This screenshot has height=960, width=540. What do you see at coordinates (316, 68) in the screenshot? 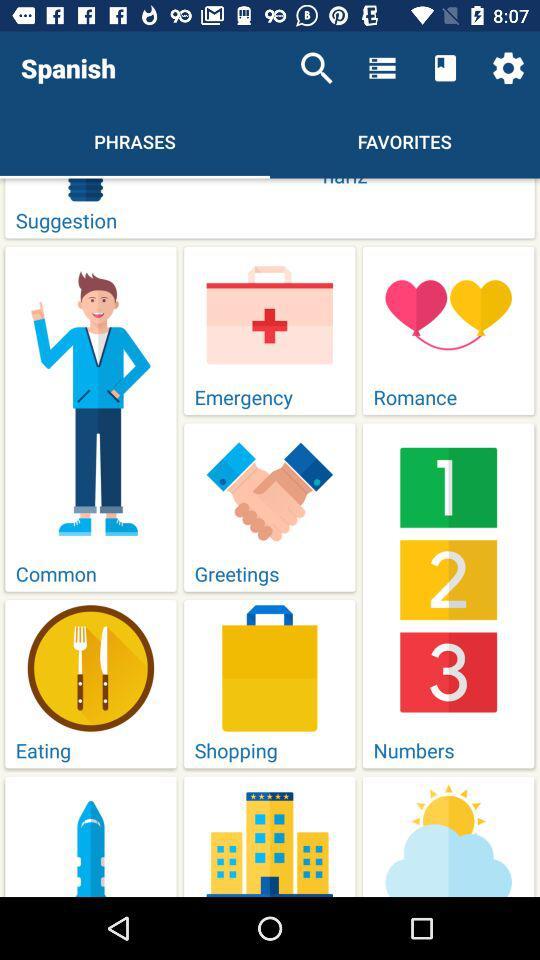
I see `icon next to spanish icon` at bounding box center [316, 68].